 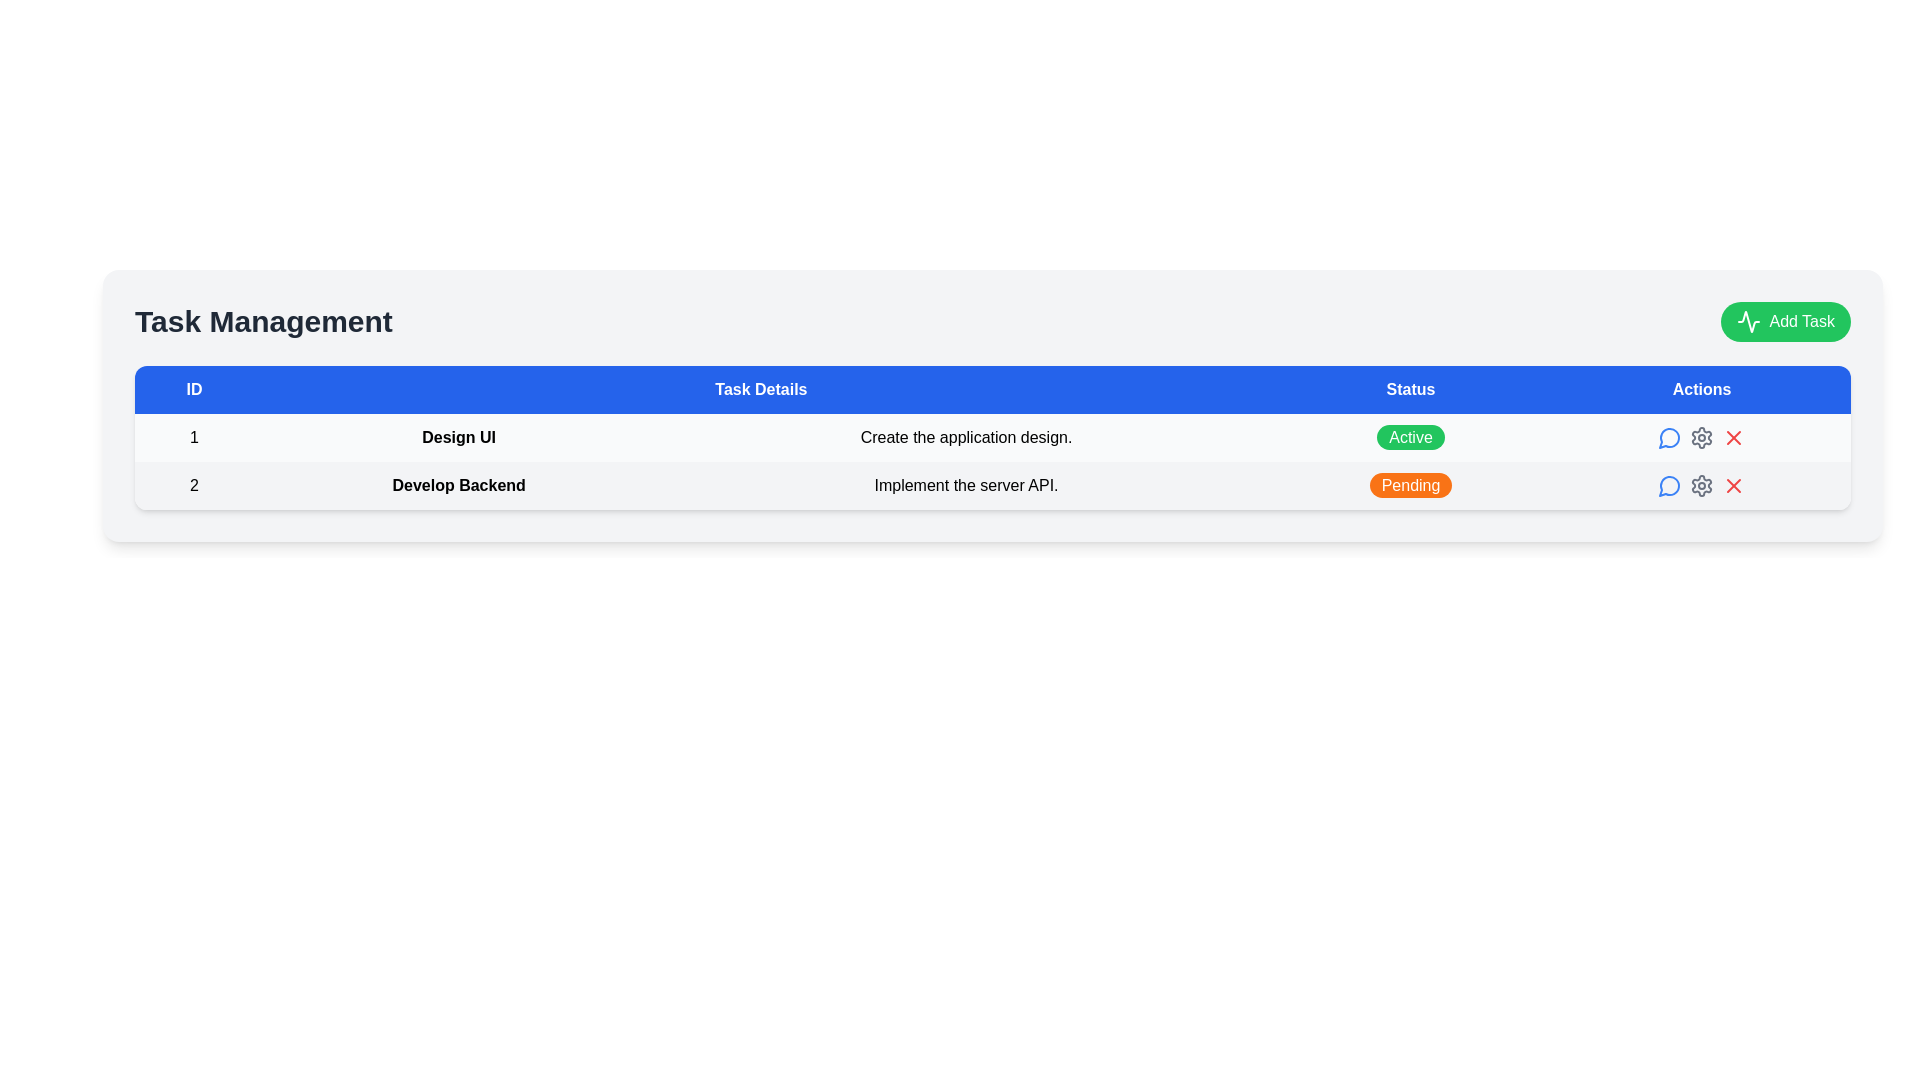 What do you see at coordinates (458, 486) in the screenshot?
I see `the static text label displaying 'Develop Backend' located in the second row of the task management table within the 'Task Details' column` at bounding box center [458, 486].